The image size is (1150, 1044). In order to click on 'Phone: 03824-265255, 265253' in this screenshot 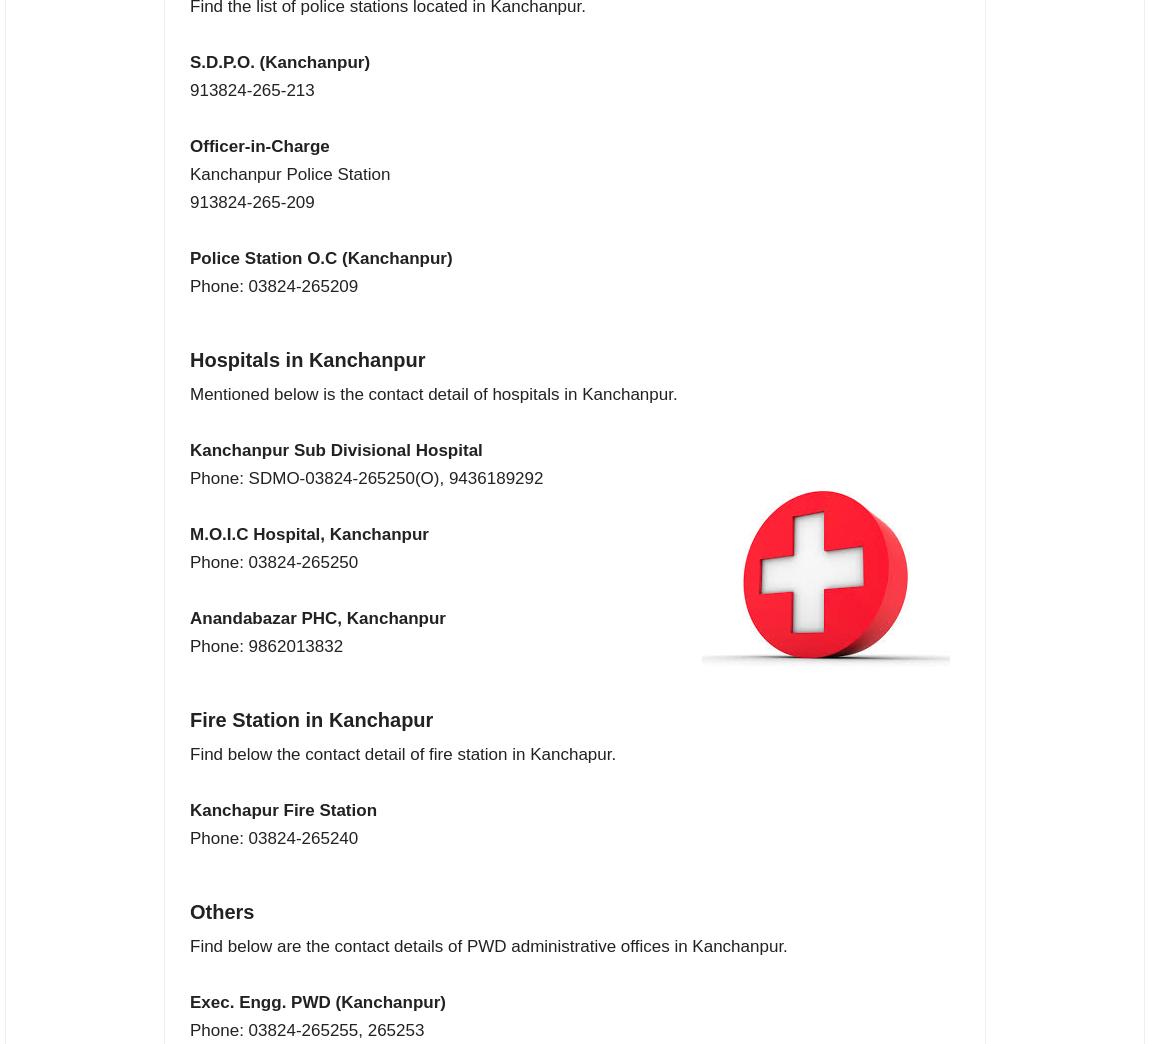, I will do `click(307, 1030)`.